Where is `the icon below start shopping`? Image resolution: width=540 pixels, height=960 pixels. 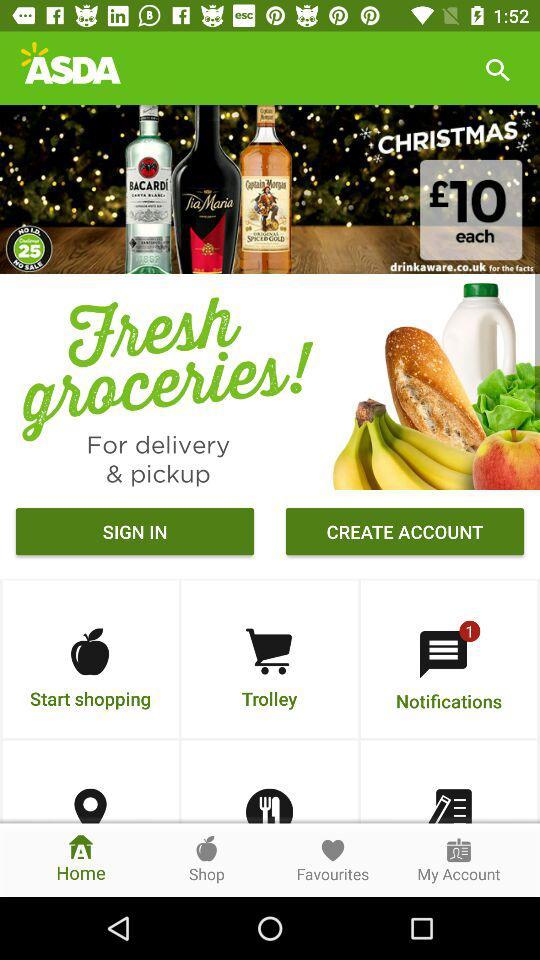 the icon below start shopping is located at coordinates (89, 806).